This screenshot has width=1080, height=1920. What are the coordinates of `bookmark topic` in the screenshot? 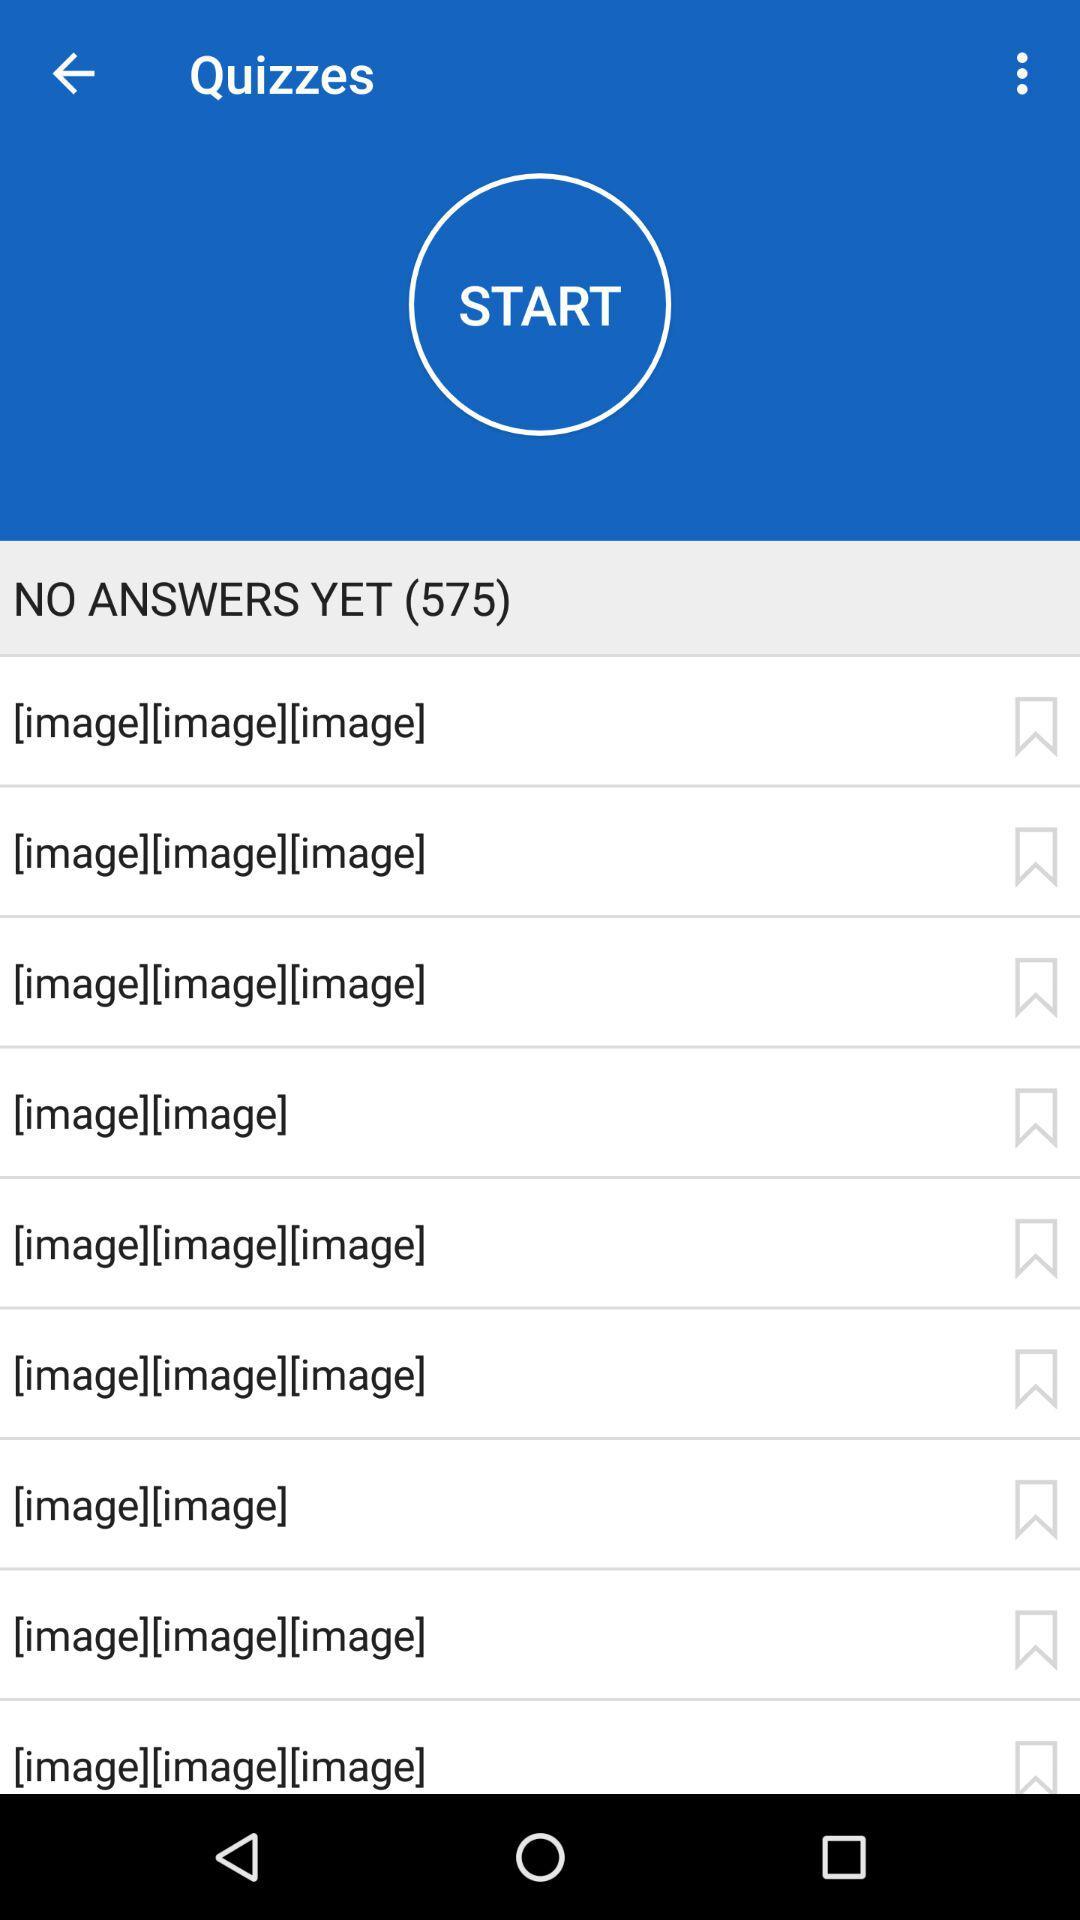 It's located at (1035, 1510).